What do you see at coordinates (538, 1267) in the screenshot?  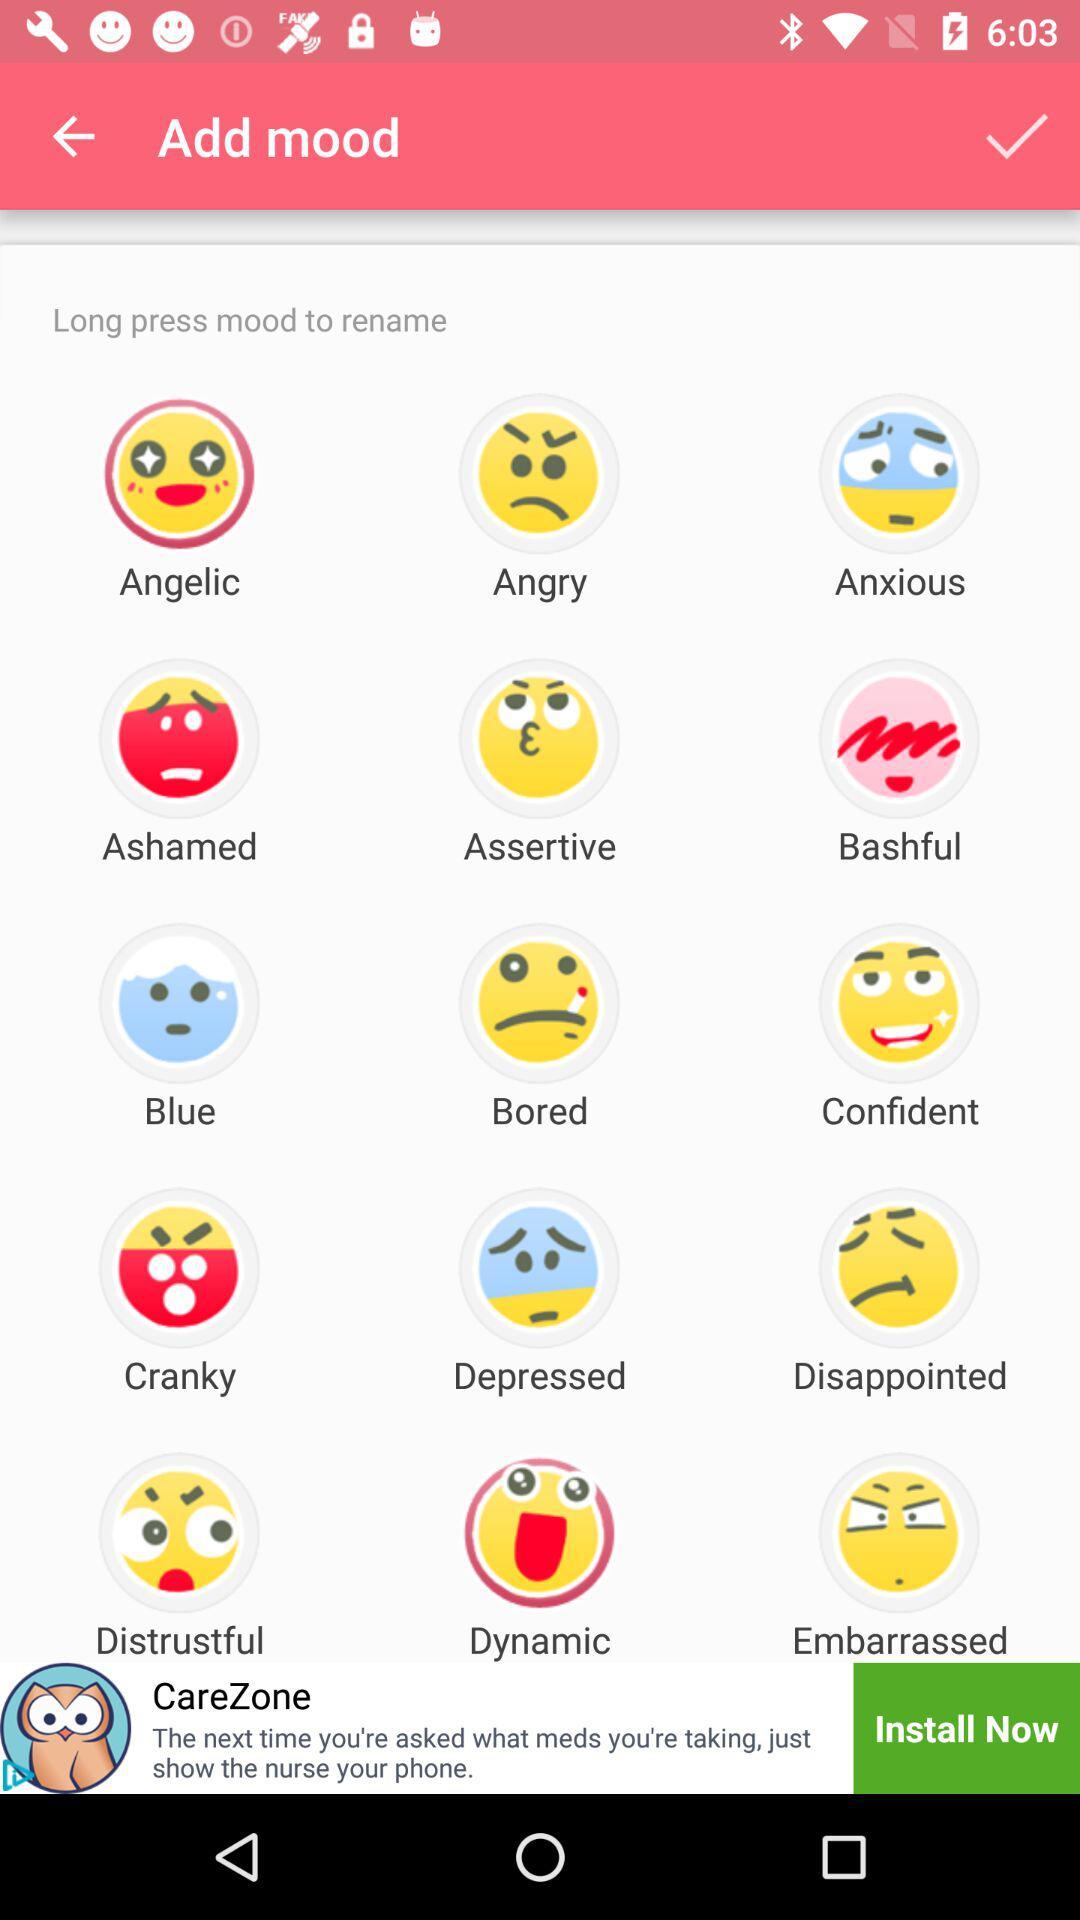 I see `the icon which is just above the depressed` at bounding box center [538, 1267].